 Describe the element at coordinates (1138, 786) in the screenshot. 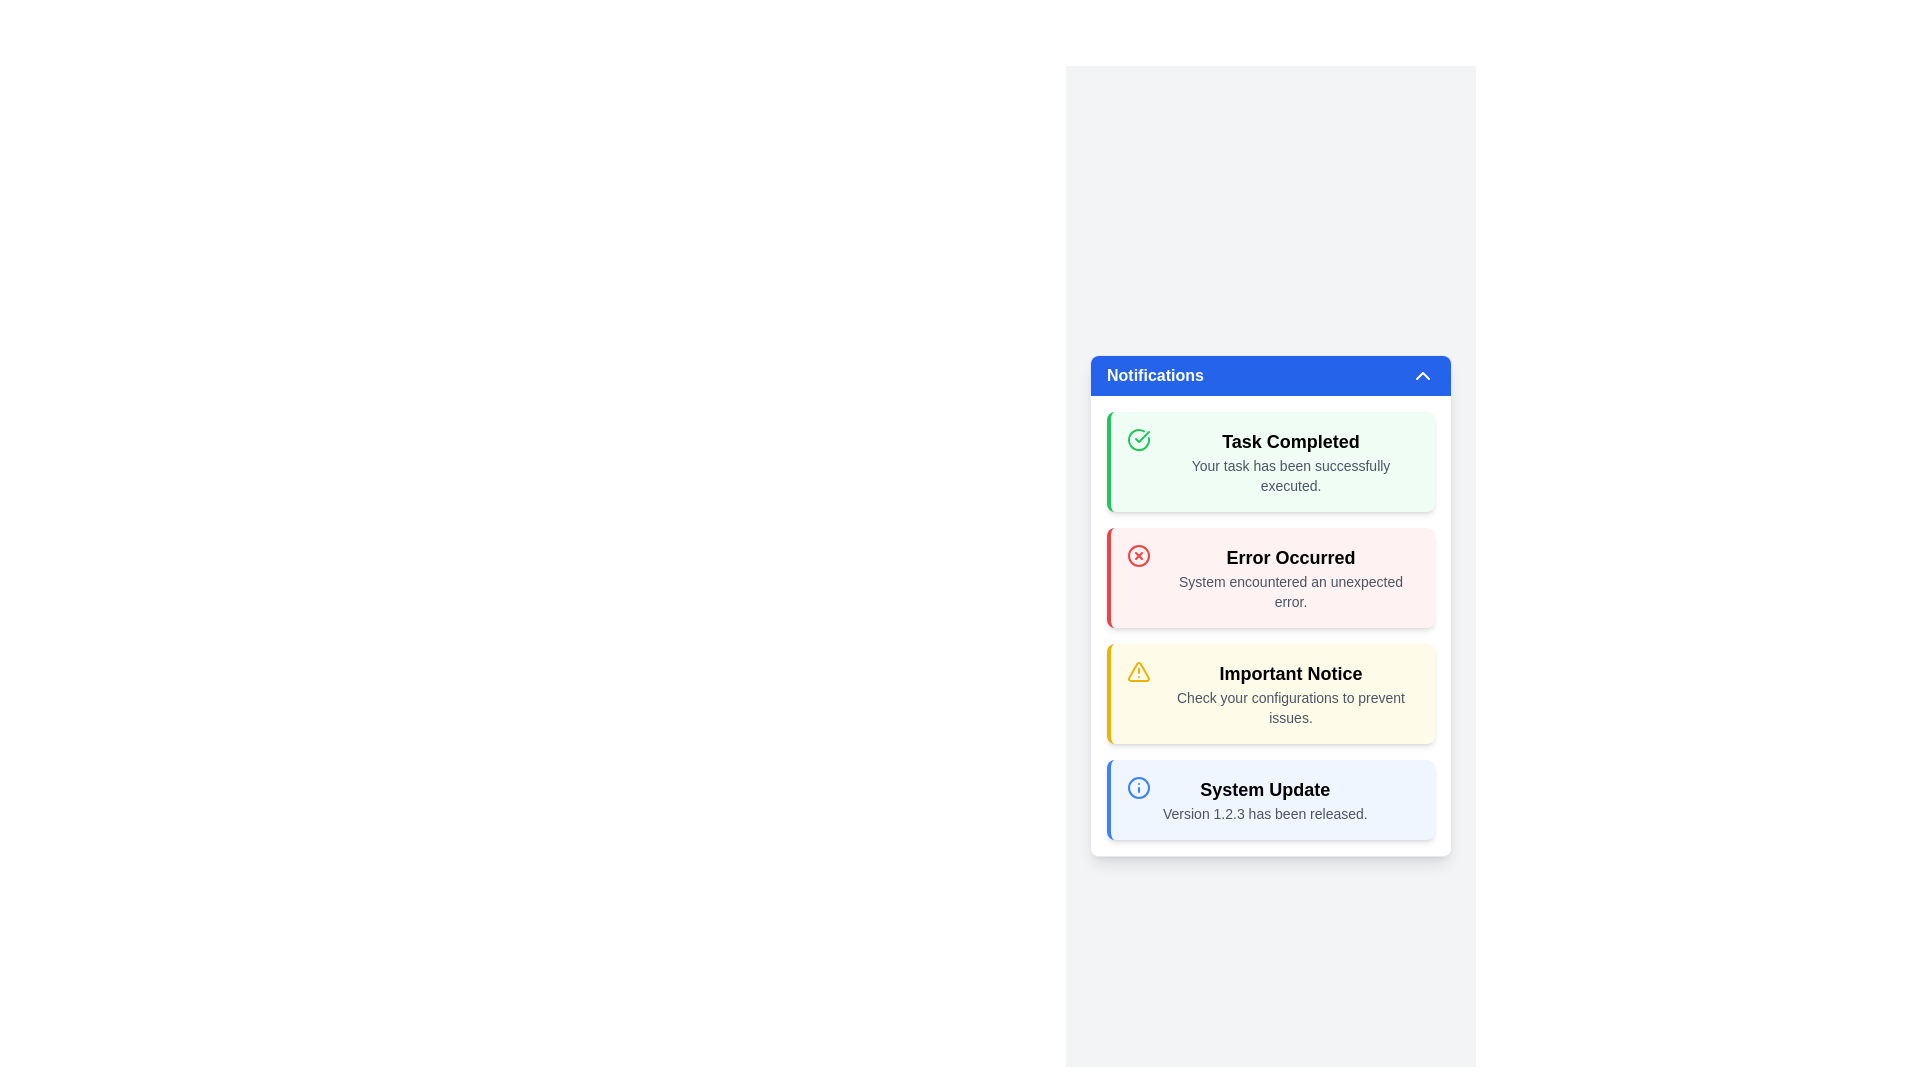

I see `the circle element of the informational icon in the bottom-most notification card titled 'System Update'` at that location.